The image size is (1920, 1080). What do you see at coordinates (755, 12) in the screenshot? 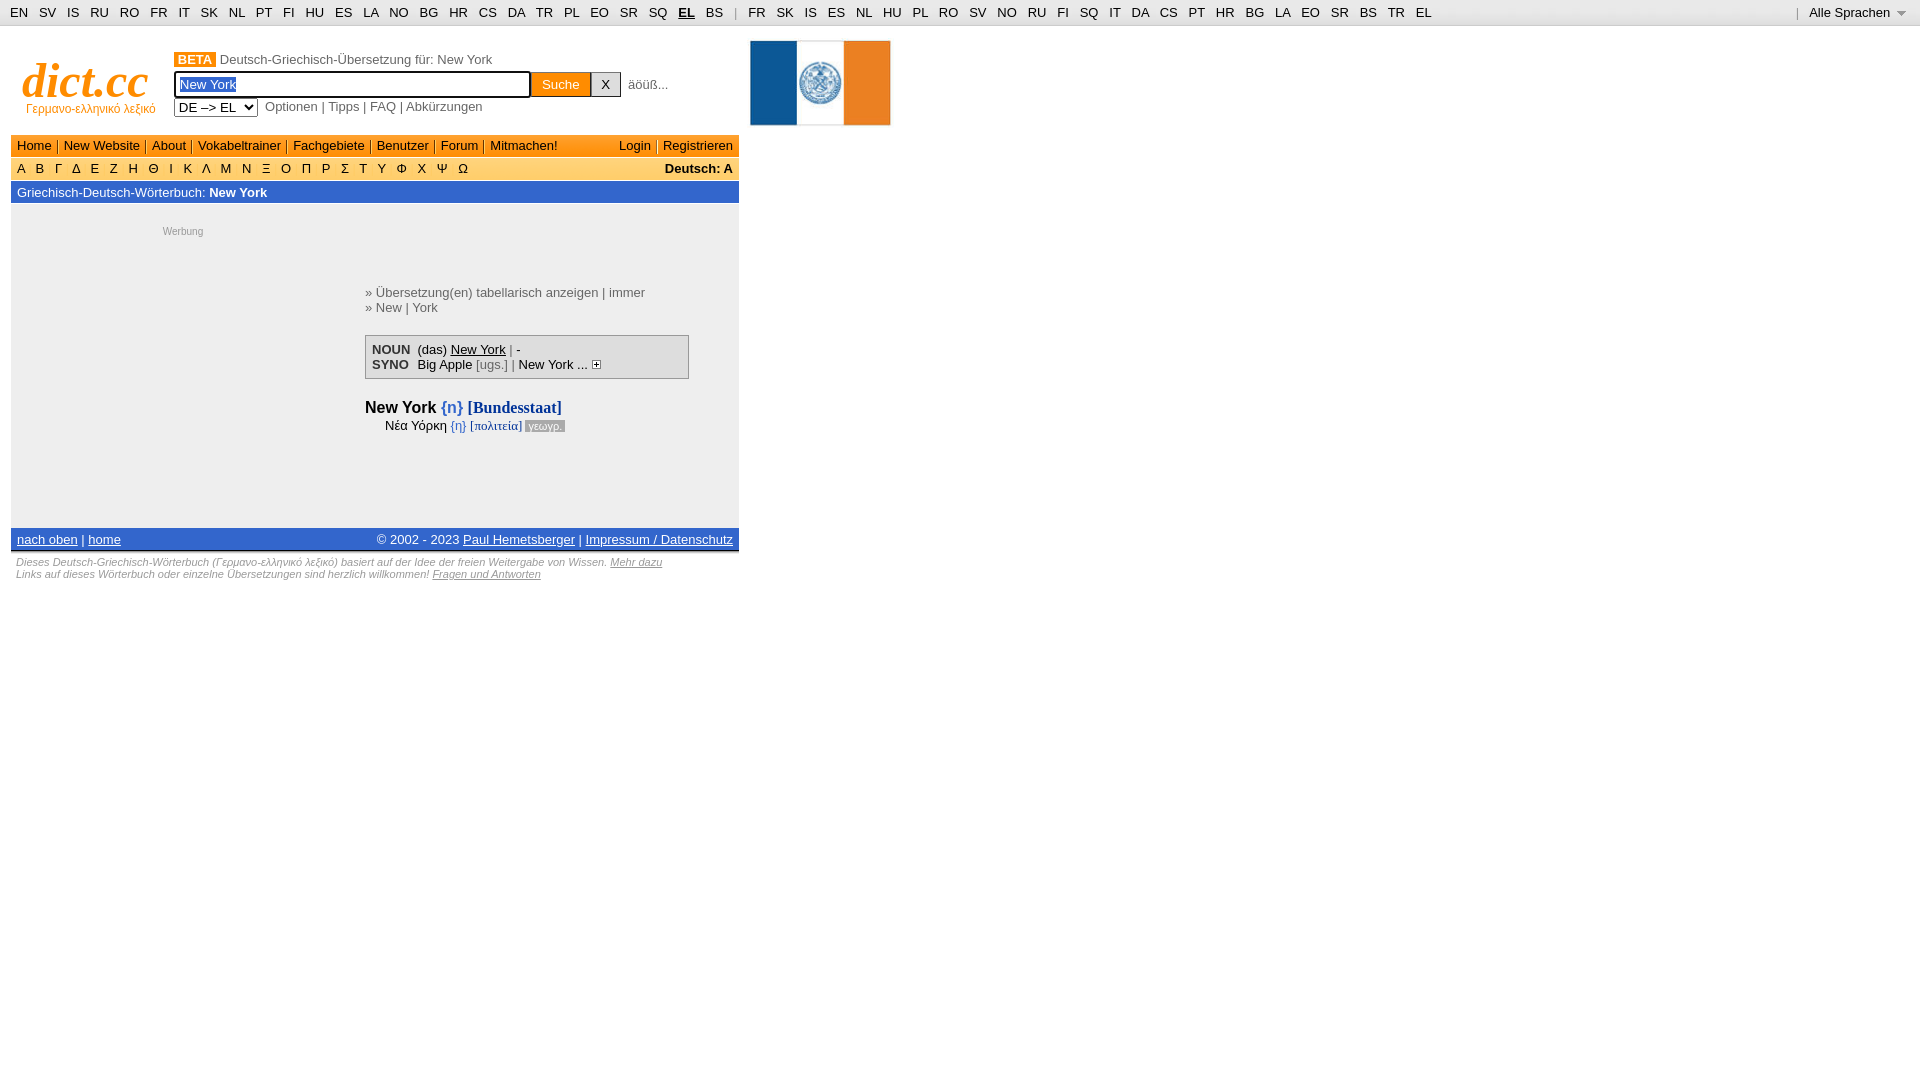
I see `'FR'` at bounding box center [755, 12].